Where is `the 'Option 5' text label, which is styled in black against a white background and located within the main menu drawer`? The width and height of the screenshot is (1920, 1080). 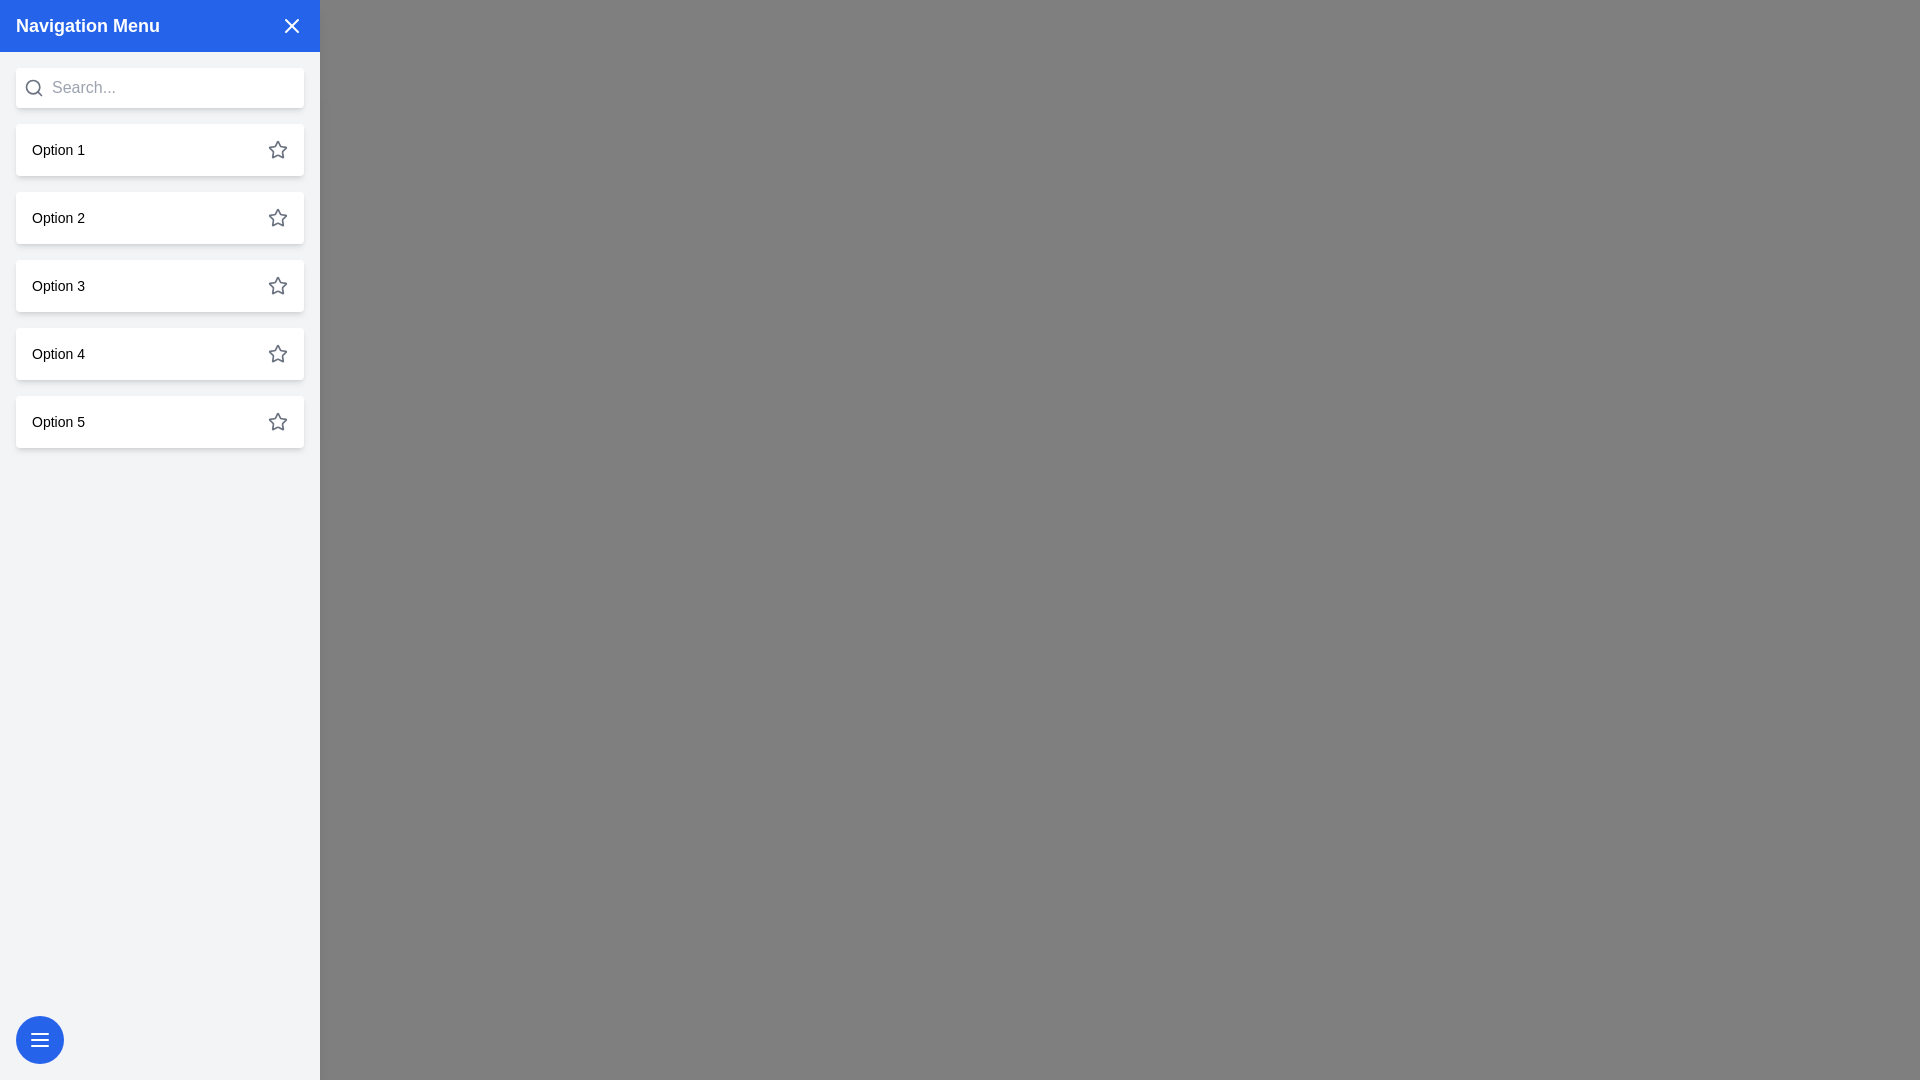 the 'Option 5' text label, which is styled in black against a white background and located within the main menu drawer is located at coordinates (58, 420).